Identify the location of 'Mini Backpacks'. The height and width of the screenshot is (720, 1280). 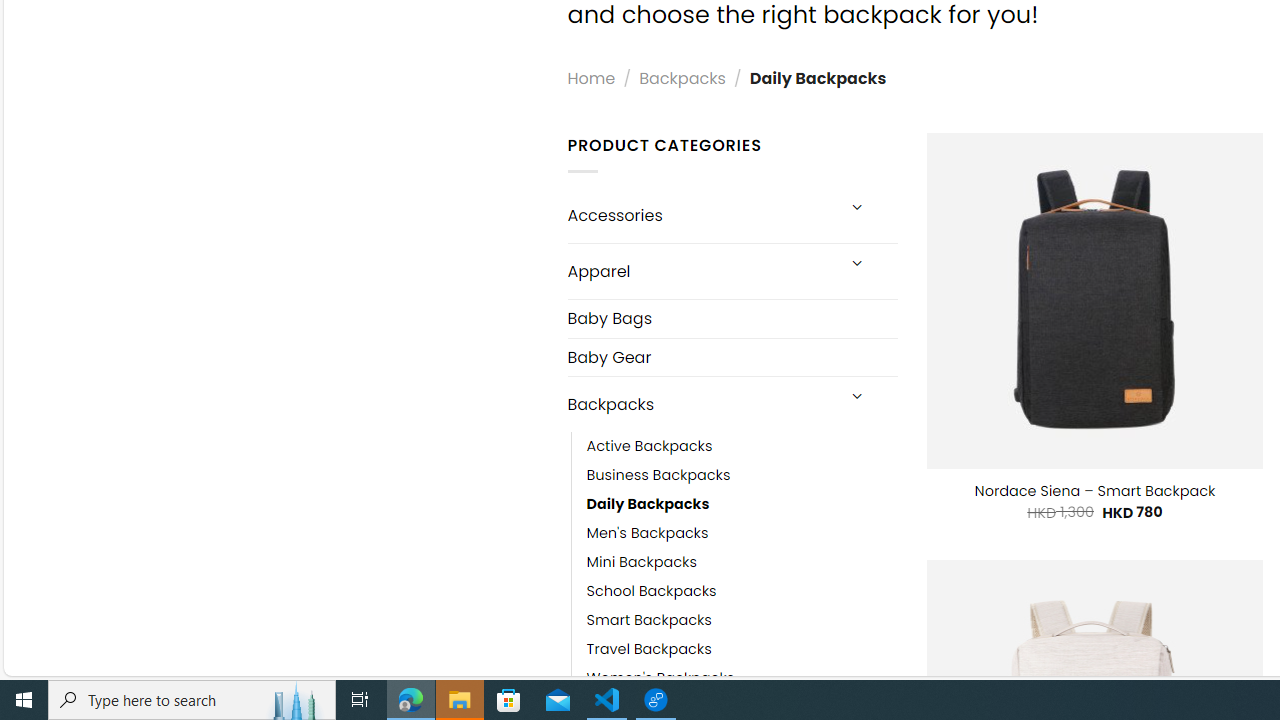
(641, 563).